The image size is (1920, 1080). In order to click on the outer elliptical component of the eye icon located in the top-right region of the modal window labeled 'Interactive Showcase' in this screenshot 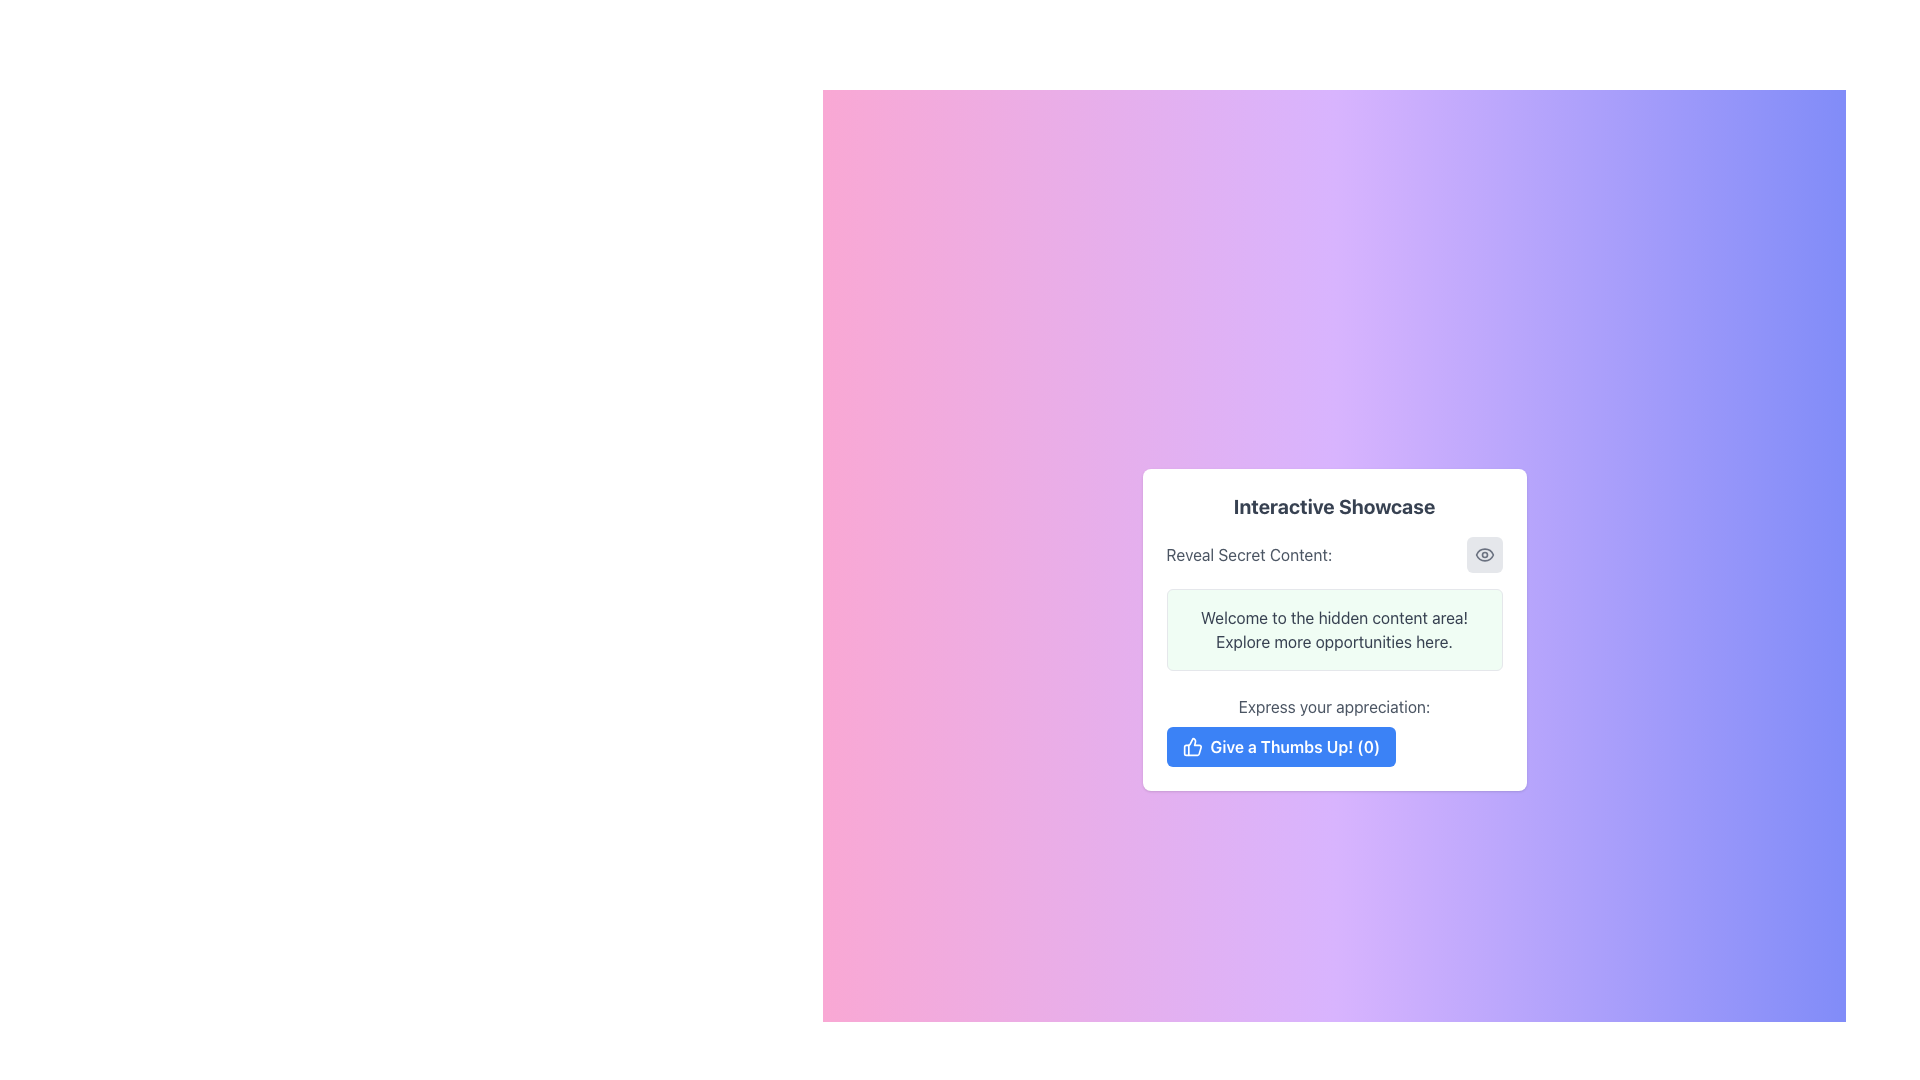, I will do `click(1484, 555)`.